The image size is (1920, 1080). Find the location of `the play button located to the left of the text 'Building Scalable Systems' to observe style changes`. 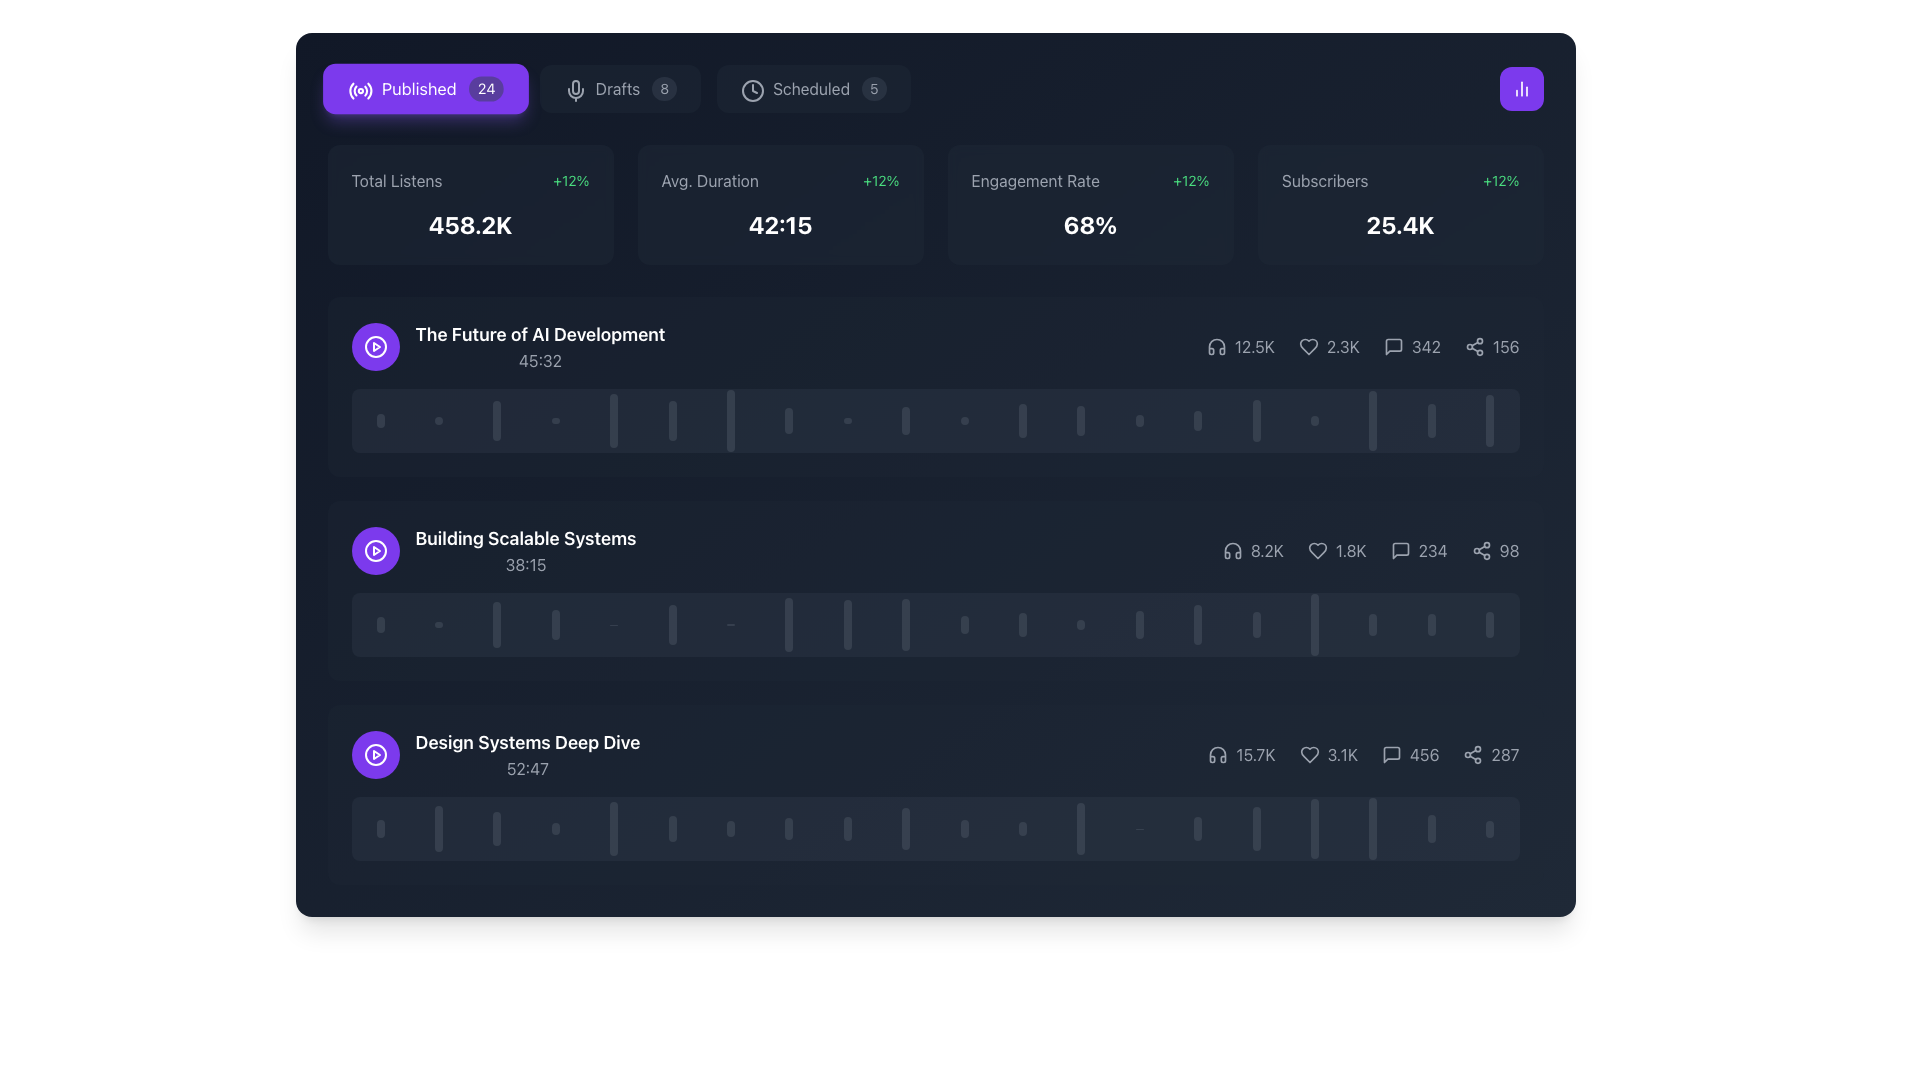

the play button located to the left of the text 'Building Scalable Systems' to observe style changes is located at coordinates (375, 551).